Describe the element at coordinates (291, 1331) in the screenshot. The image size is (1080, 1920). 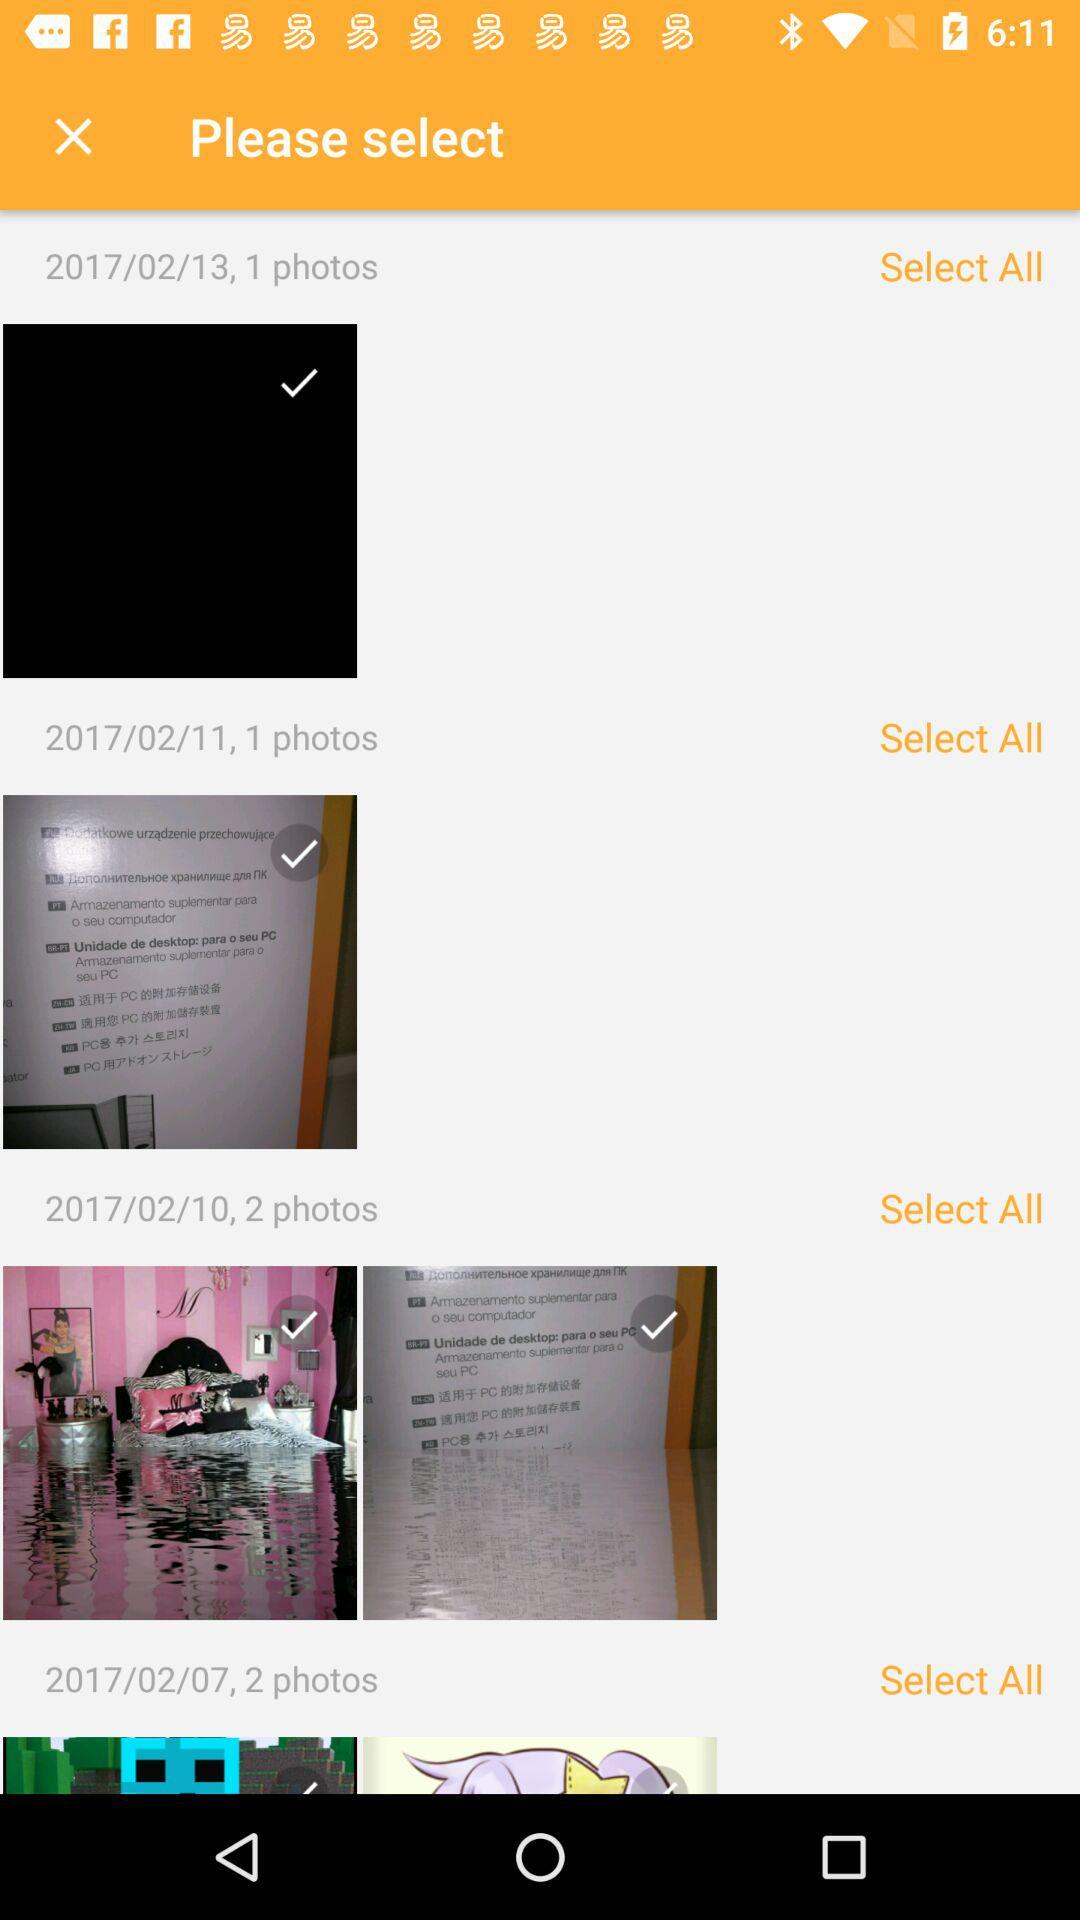
I see `selection` at that location.